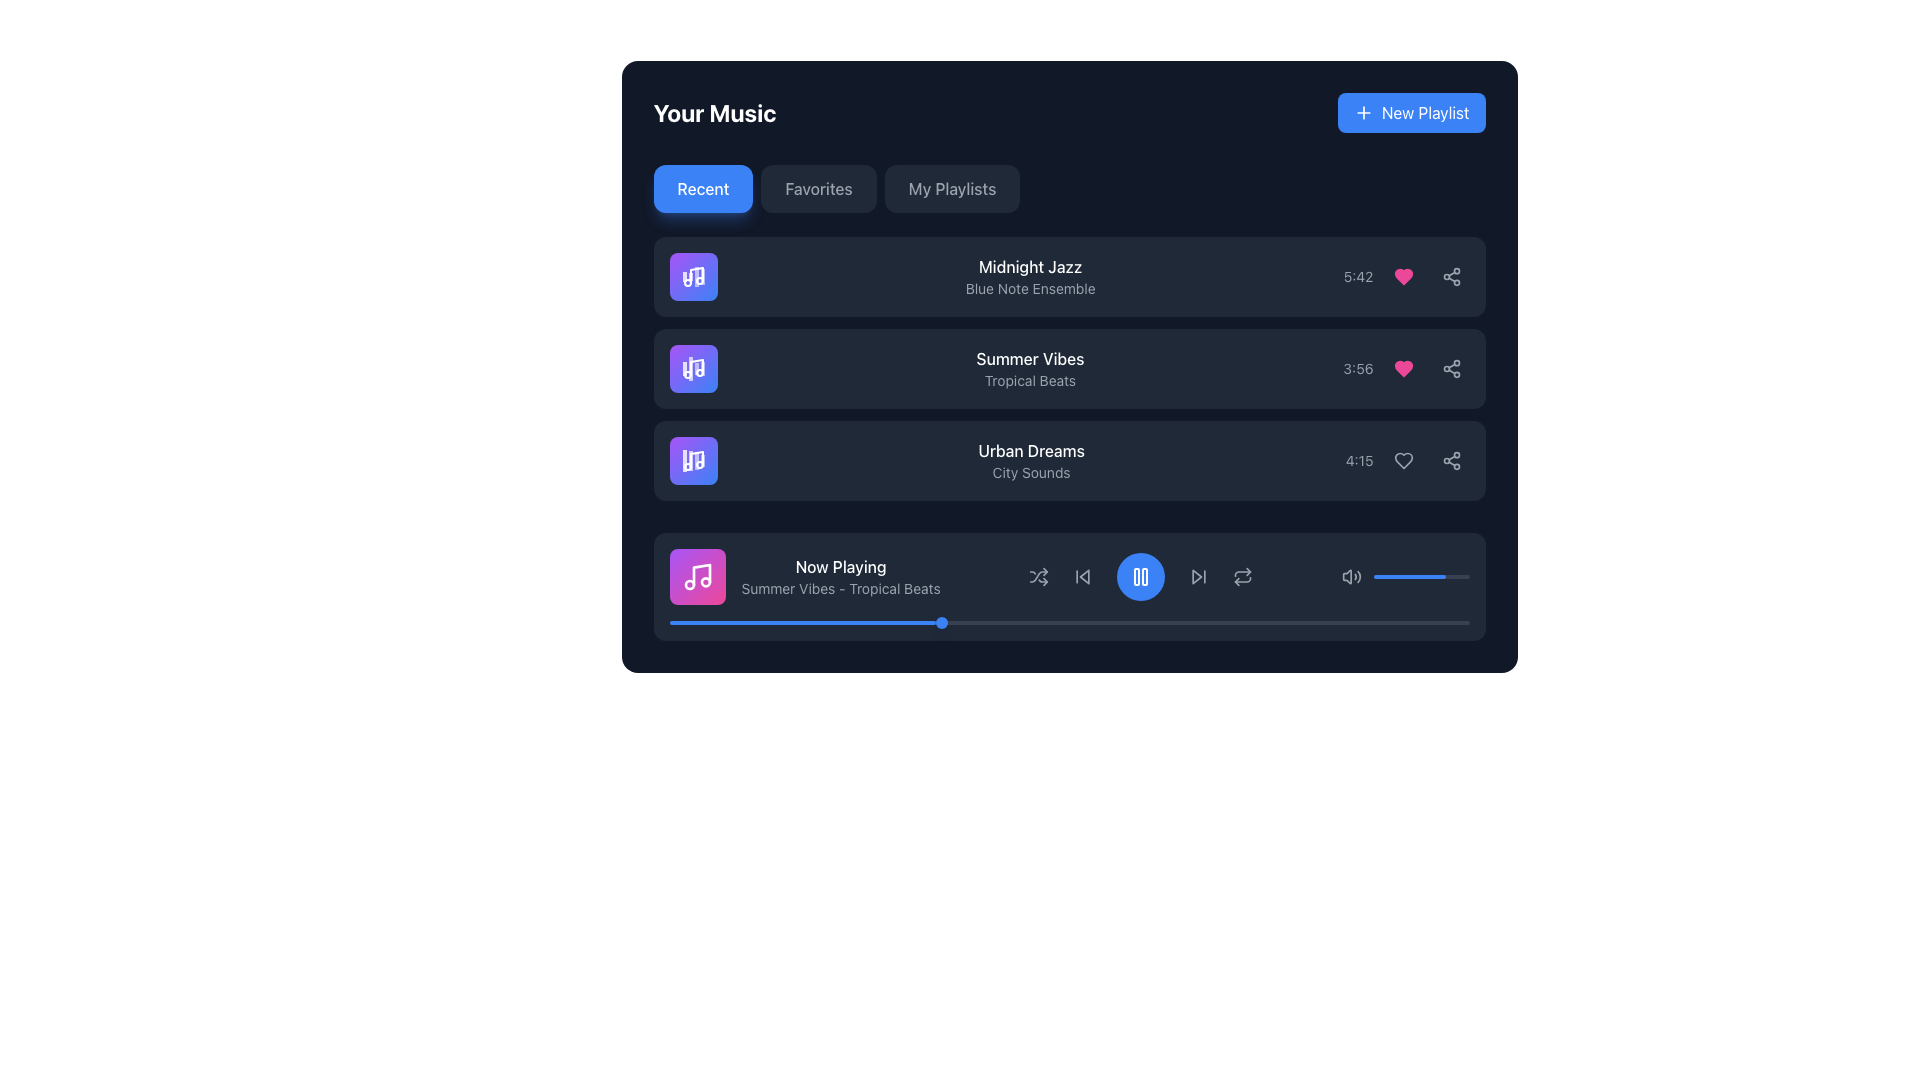 The width and height of the screenshot is (1920, 1080). I want to click on the primary vertical line in the music note design located beside the text 'Summer Vibes - Tropical Beats' in the second item of the vertical list of cards on the left-hand sidebar, so click(696, 367).